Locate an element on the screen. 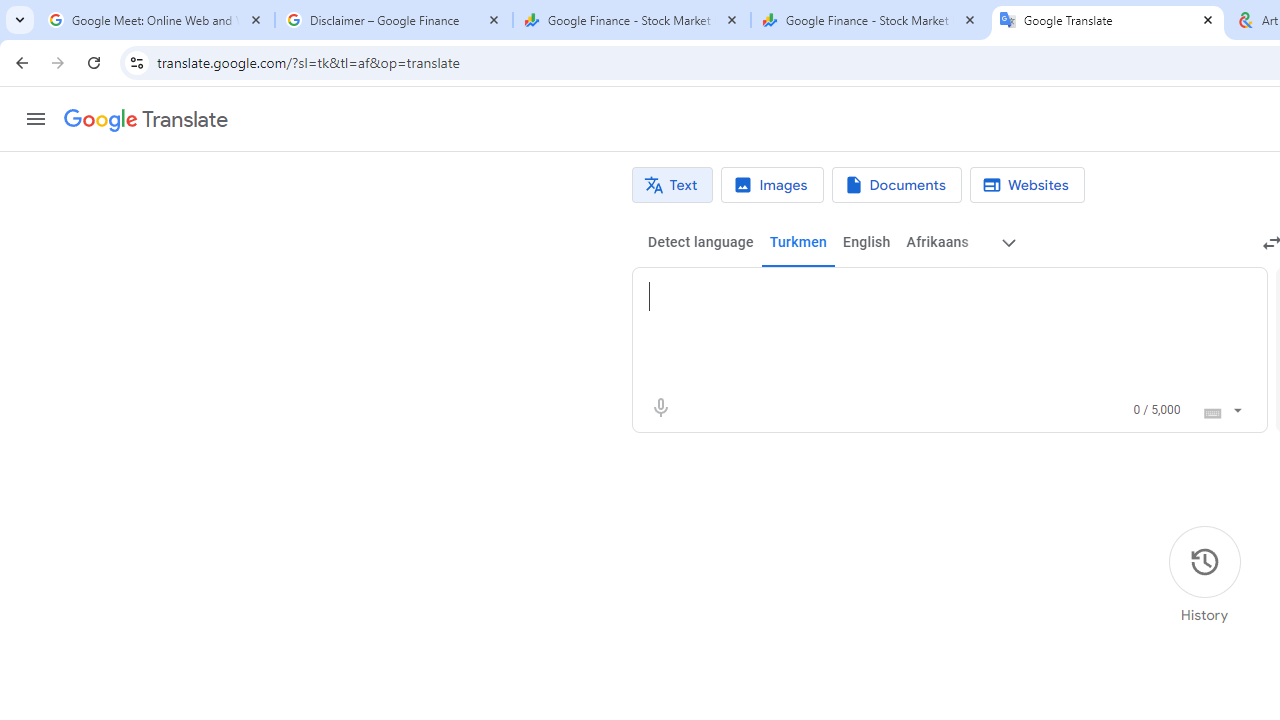 This screenshot has height=720, width=1280. 'Main menu' is located at coordinates (35, 119).